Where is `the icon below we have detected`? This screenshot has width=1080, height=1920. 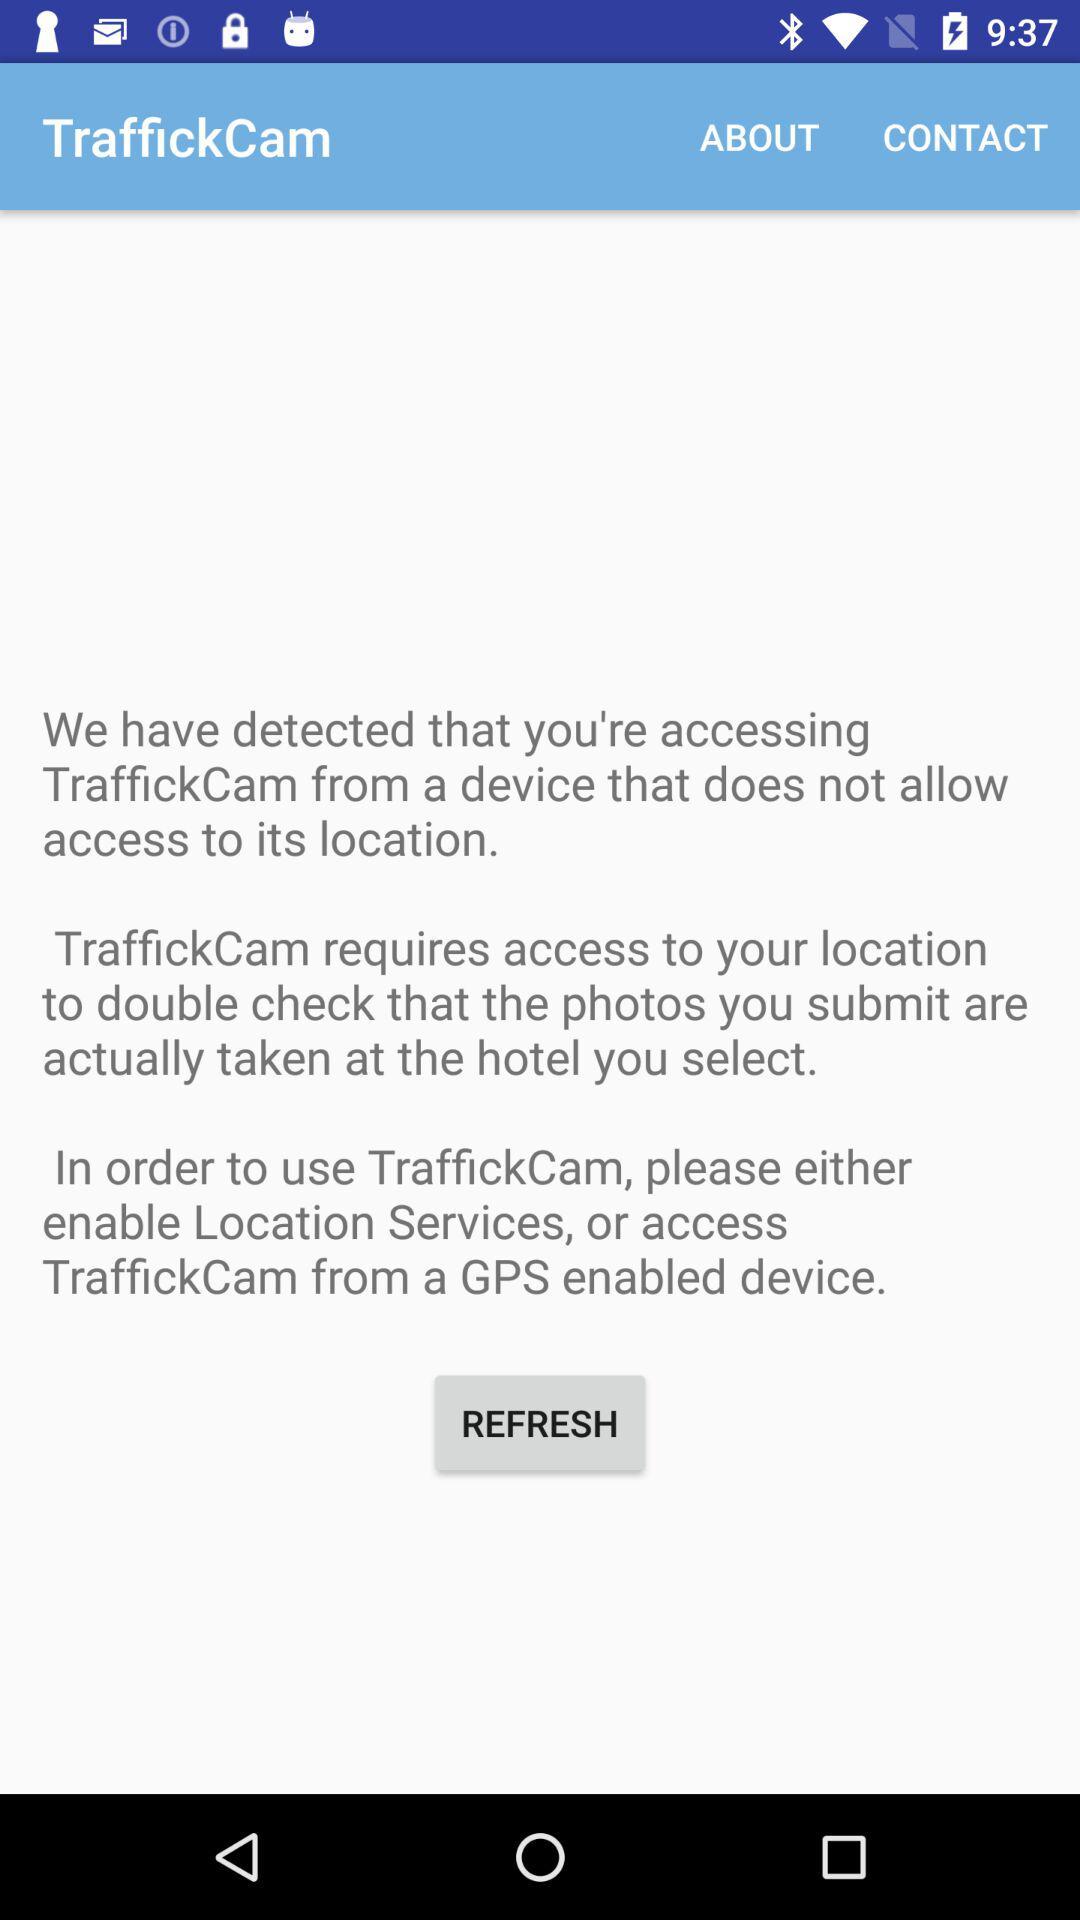 the icon below we have detected is located at coordinates (540, 1421).